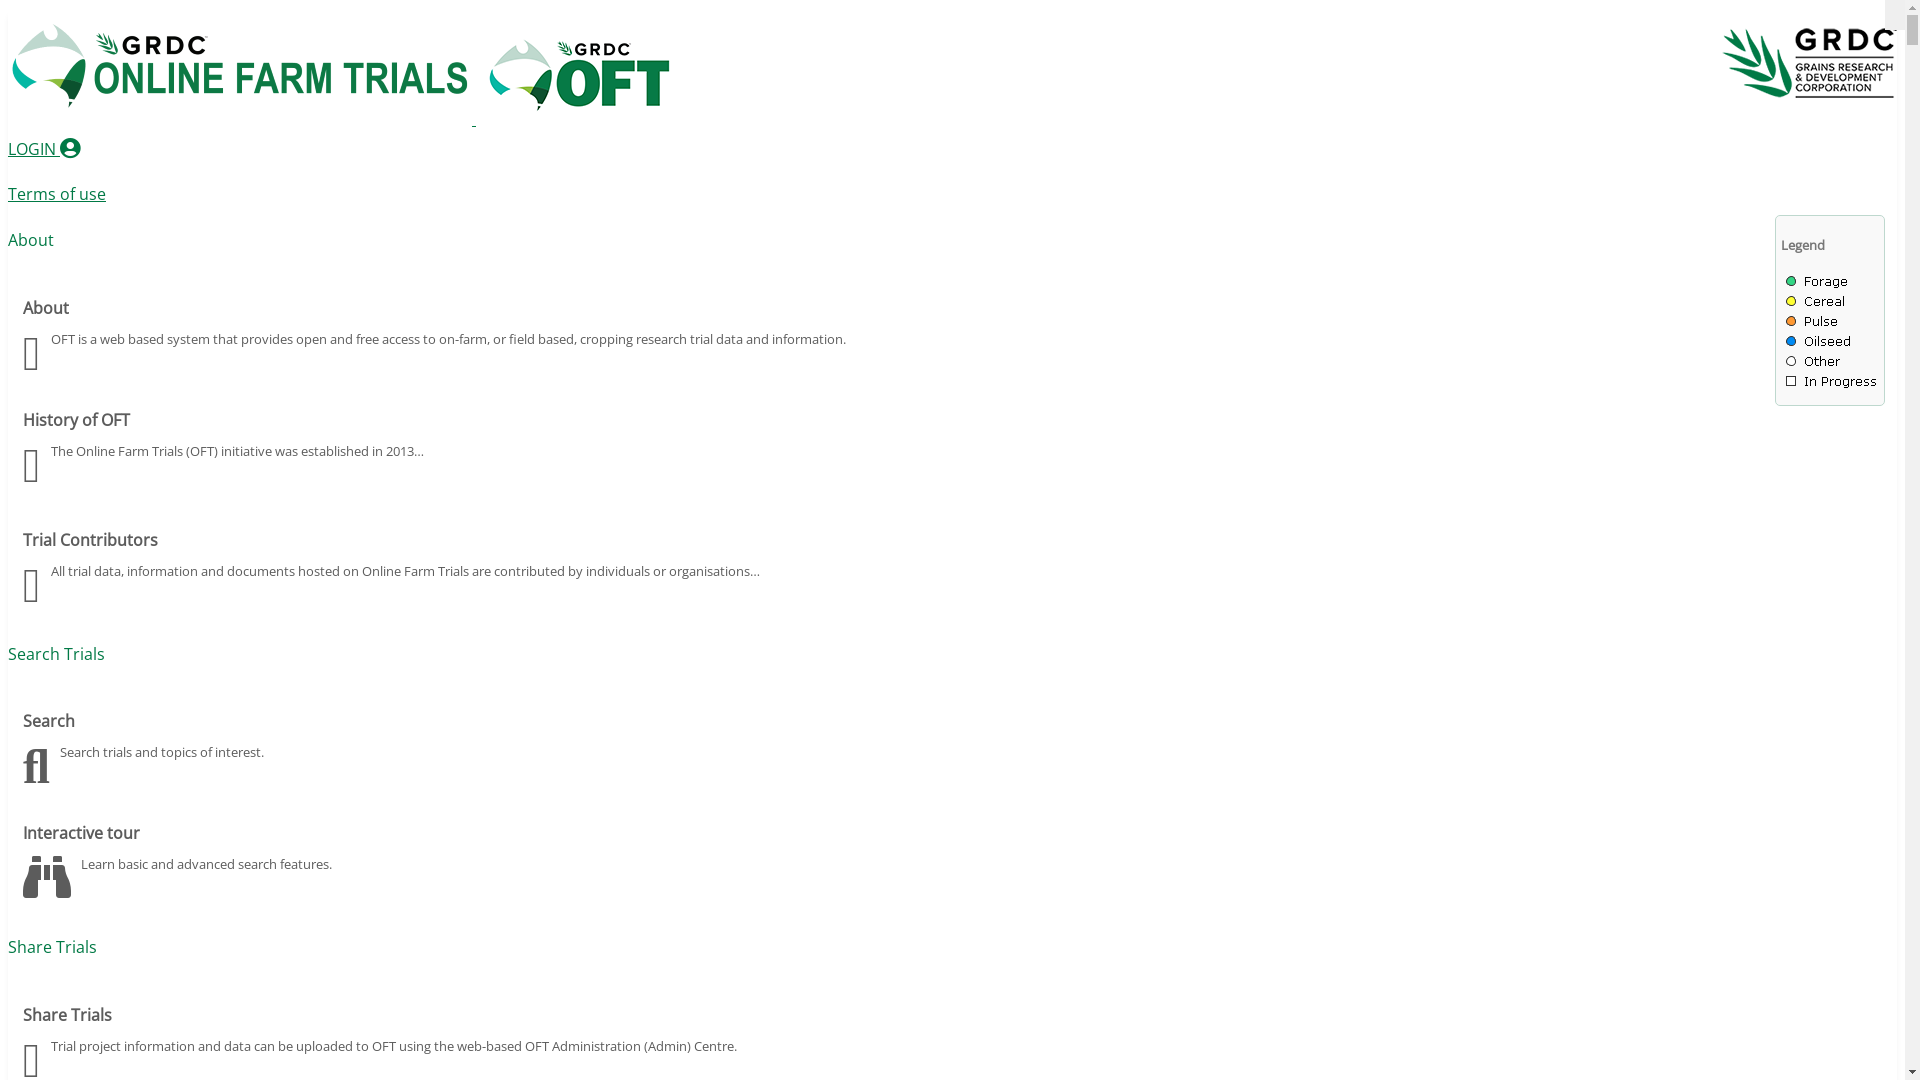 This screenshot has height=1080, width=1920. I want to click on 'About', so click(30, 238).